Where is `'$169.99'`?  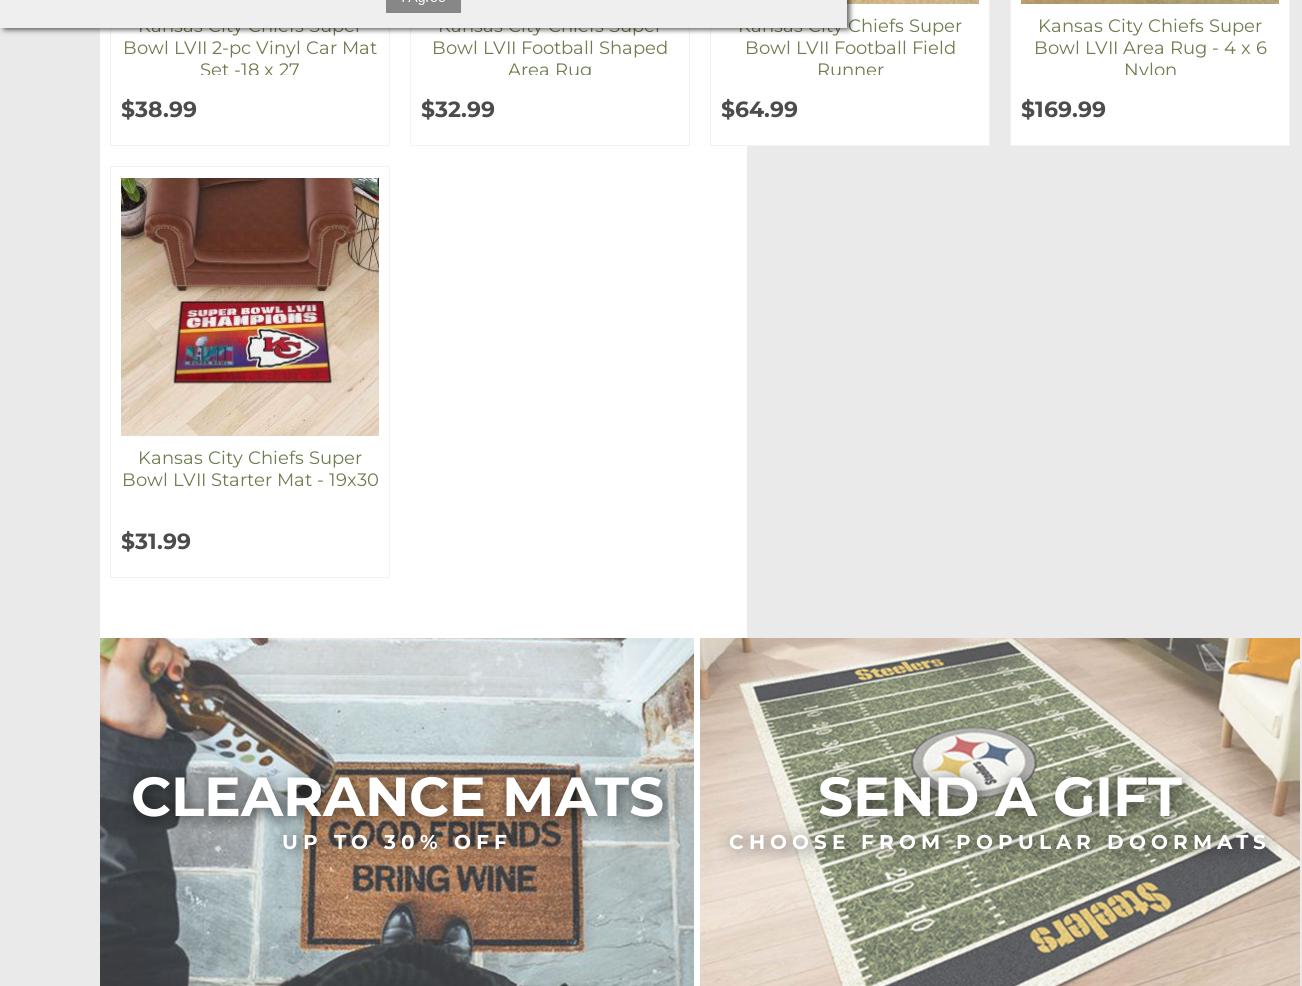 '$169.99' is located at coordinates (1062, 109).